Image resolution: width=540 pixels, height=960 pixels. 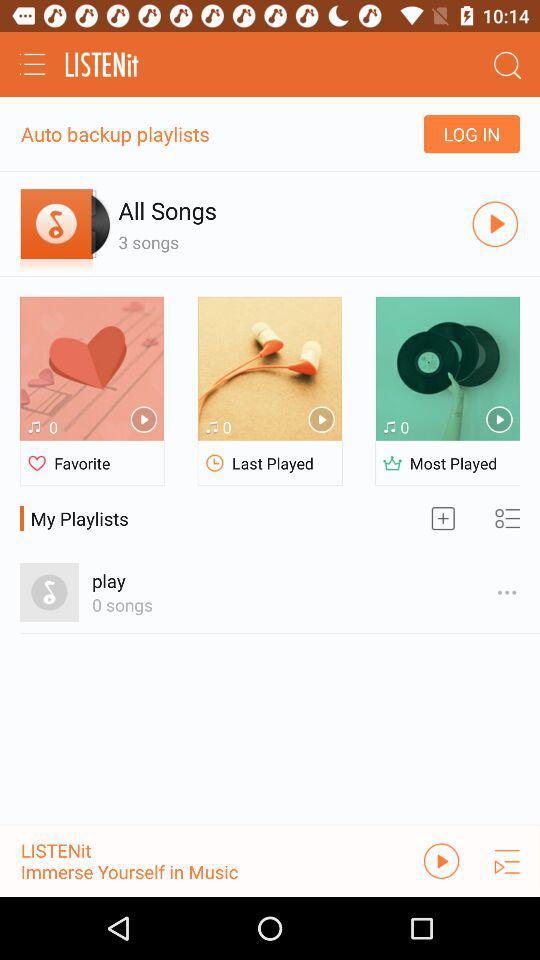 I want to click on the icon which is beside the my playlists, so click(x=443, y=517).